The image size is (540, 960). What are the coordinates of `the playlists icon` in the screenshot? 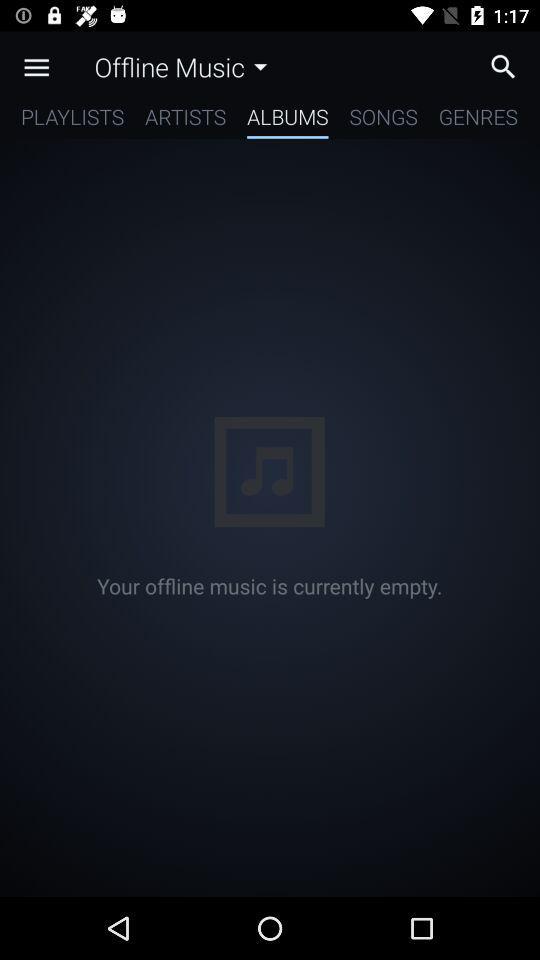 It's located at (71, 120).